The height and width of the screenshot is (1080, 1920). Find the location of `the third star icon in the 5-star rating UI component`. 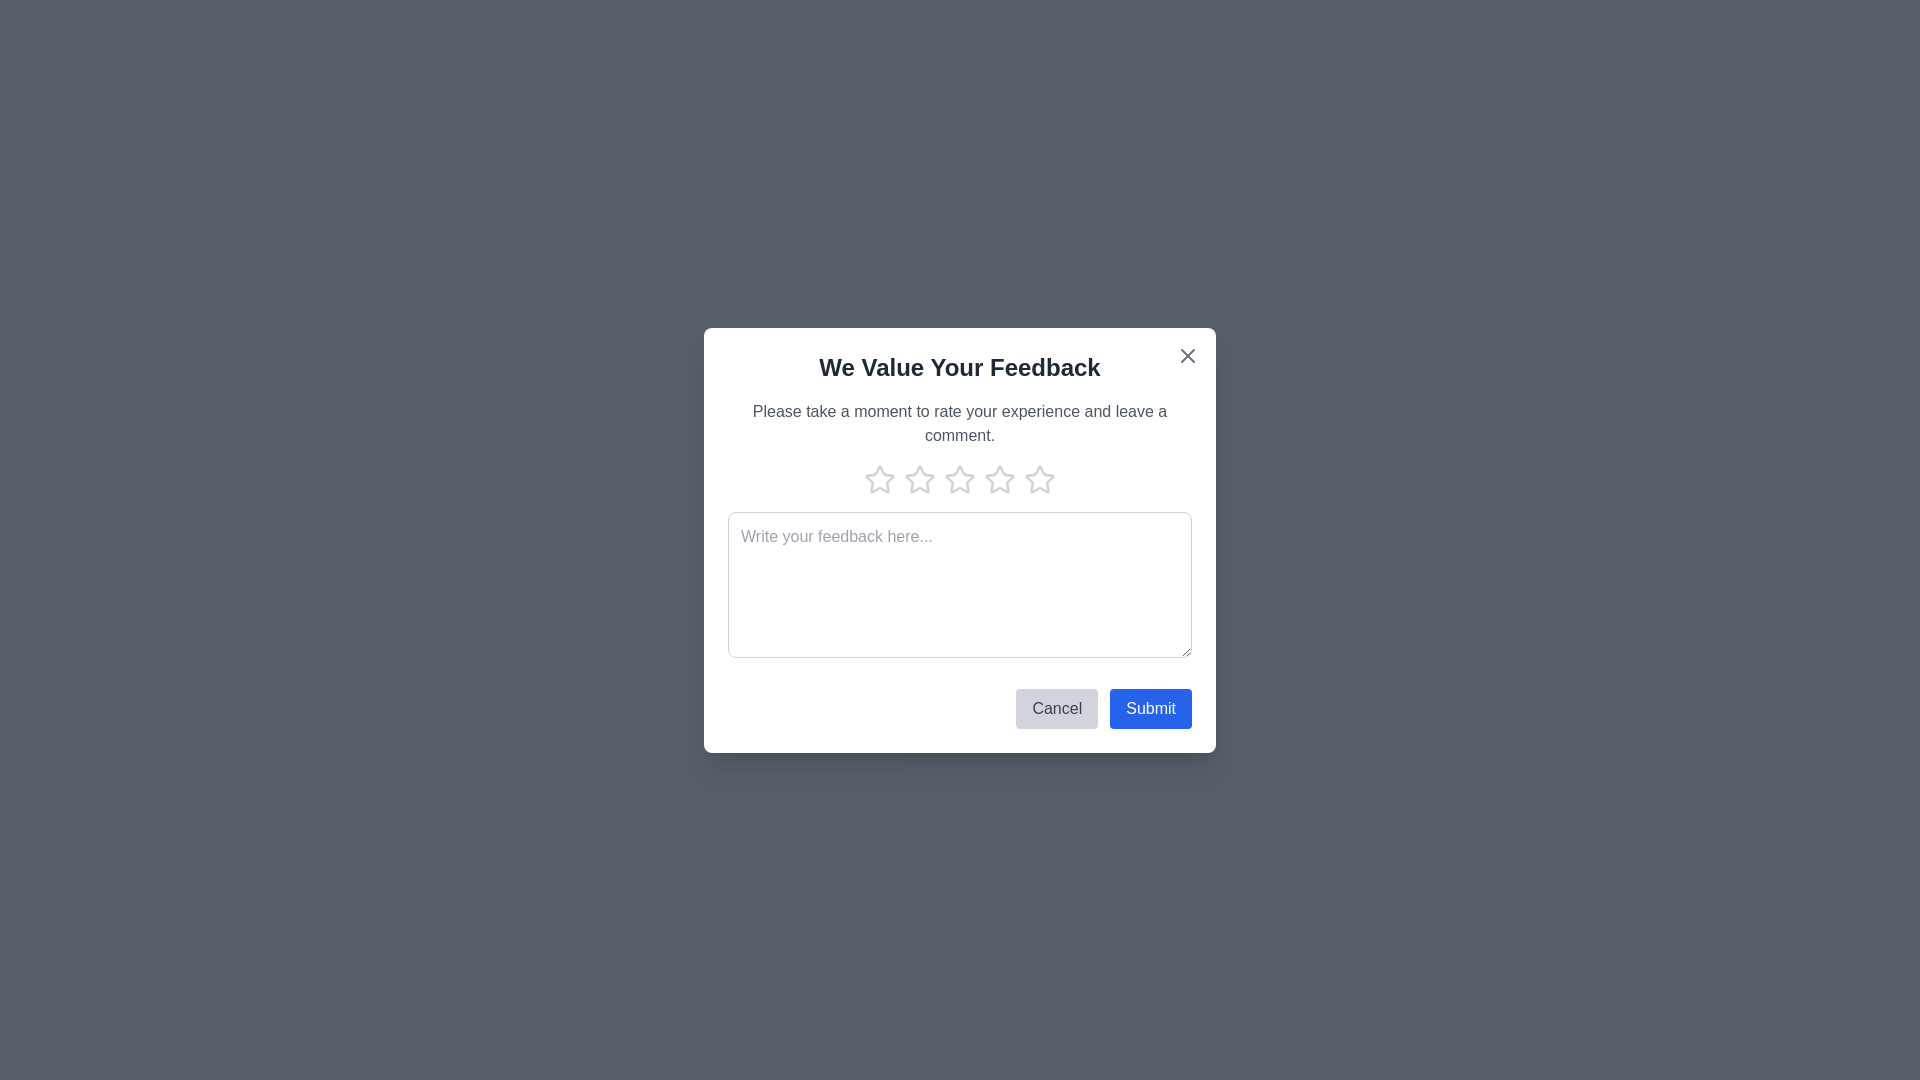

the third star icon in the 5-star rating UI component is located at coordinates (960, 478).